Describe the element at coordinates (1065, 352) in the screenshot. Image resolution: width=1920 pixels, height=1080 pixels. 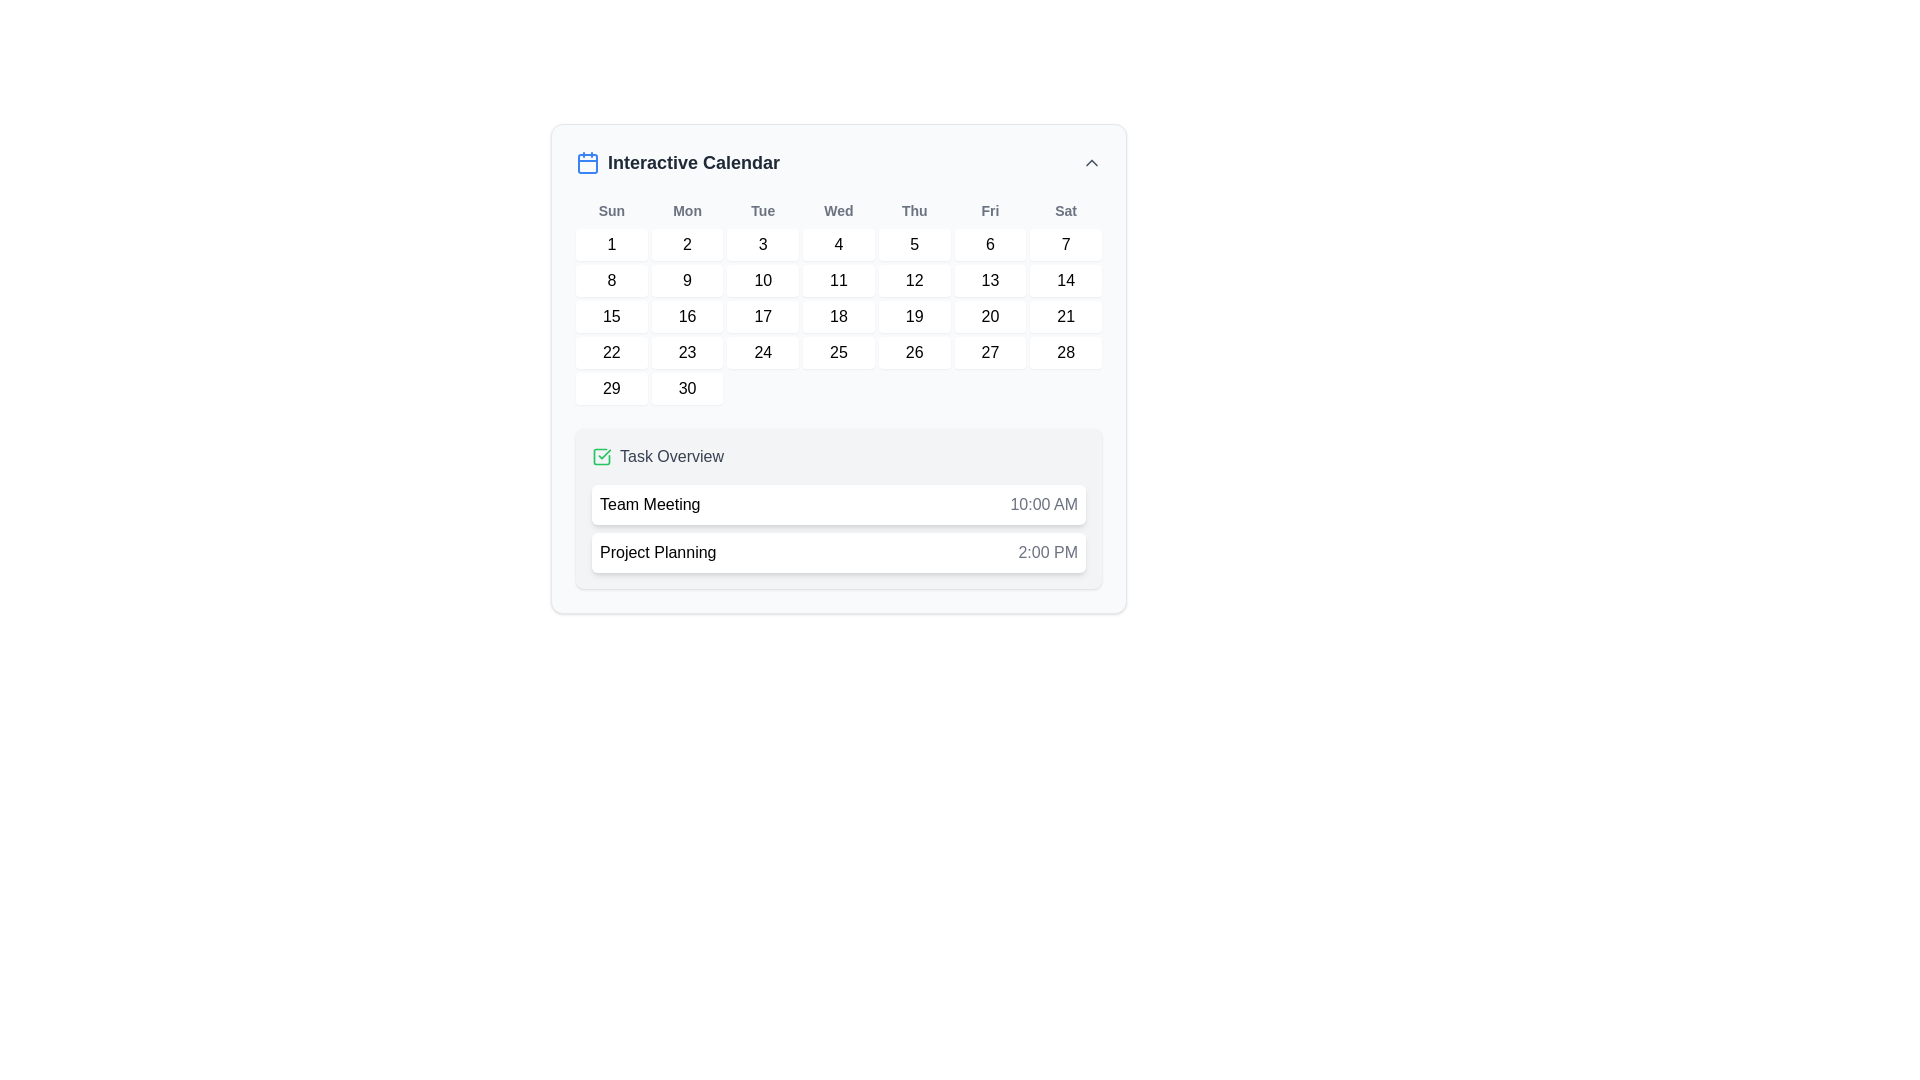
I see `the clickable button representing the date 28 in the Saturday column of the calendar interface` at that location.